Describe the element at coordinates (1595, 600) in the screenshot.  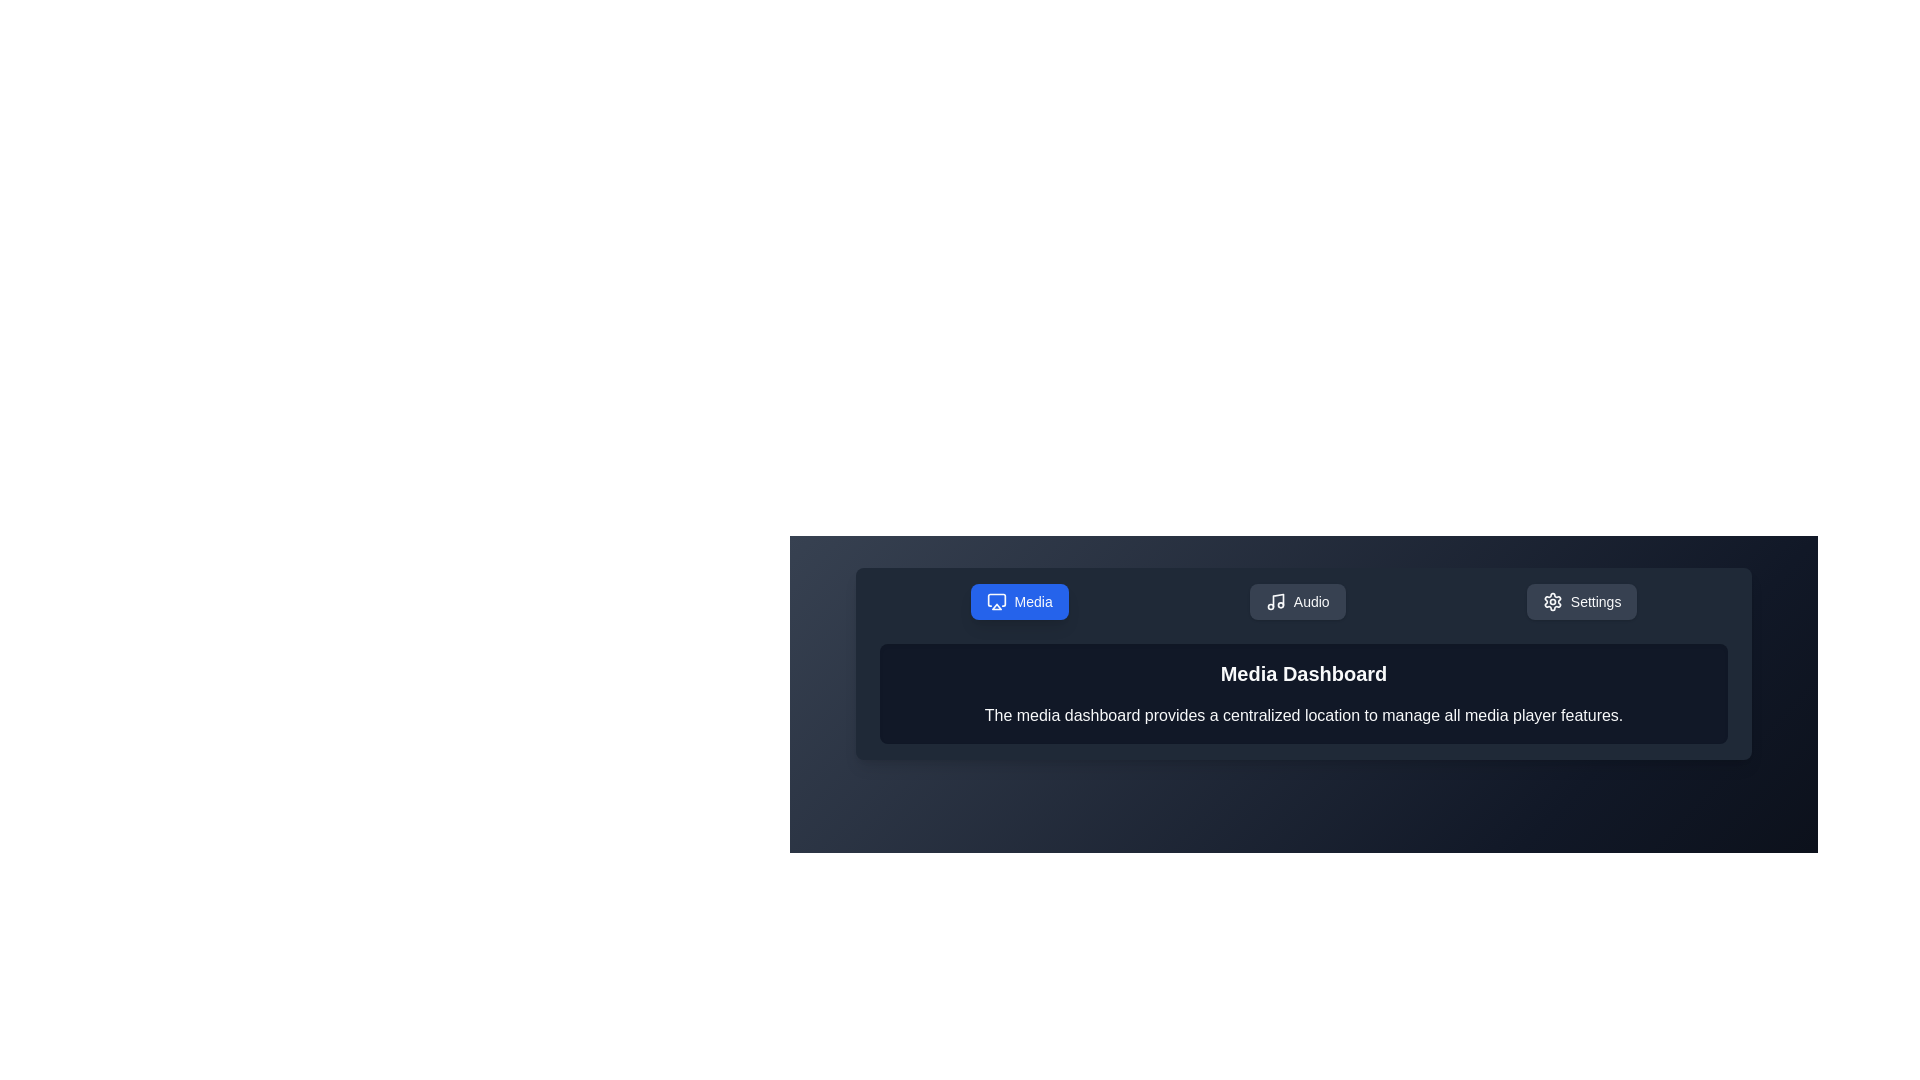
I see `text label for the settings option, which is part of a button positioned at the top-right corner of the interface, adjacent to a gear icon` at that location.